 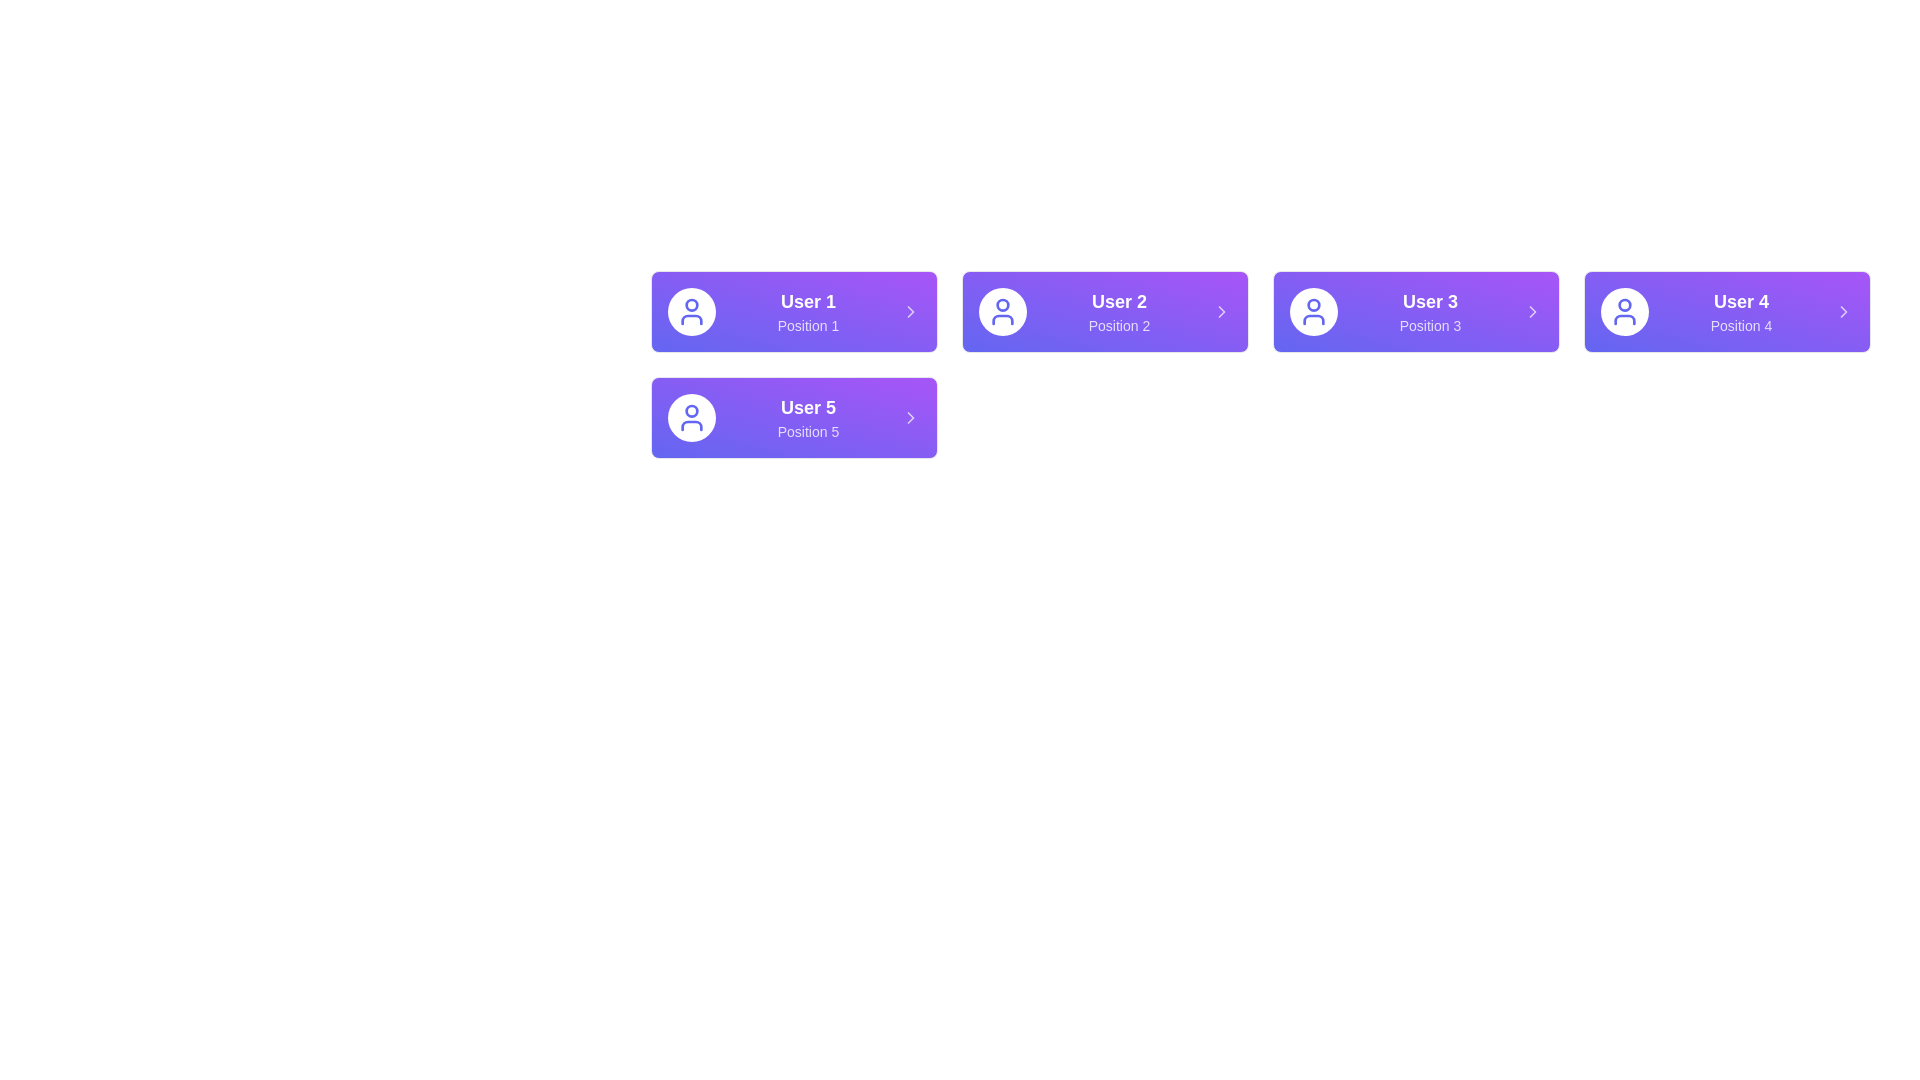 I want to click on the text label providing contextual information beneath the username 'User 2' in the user card layout, so click(x=1118, y=325).